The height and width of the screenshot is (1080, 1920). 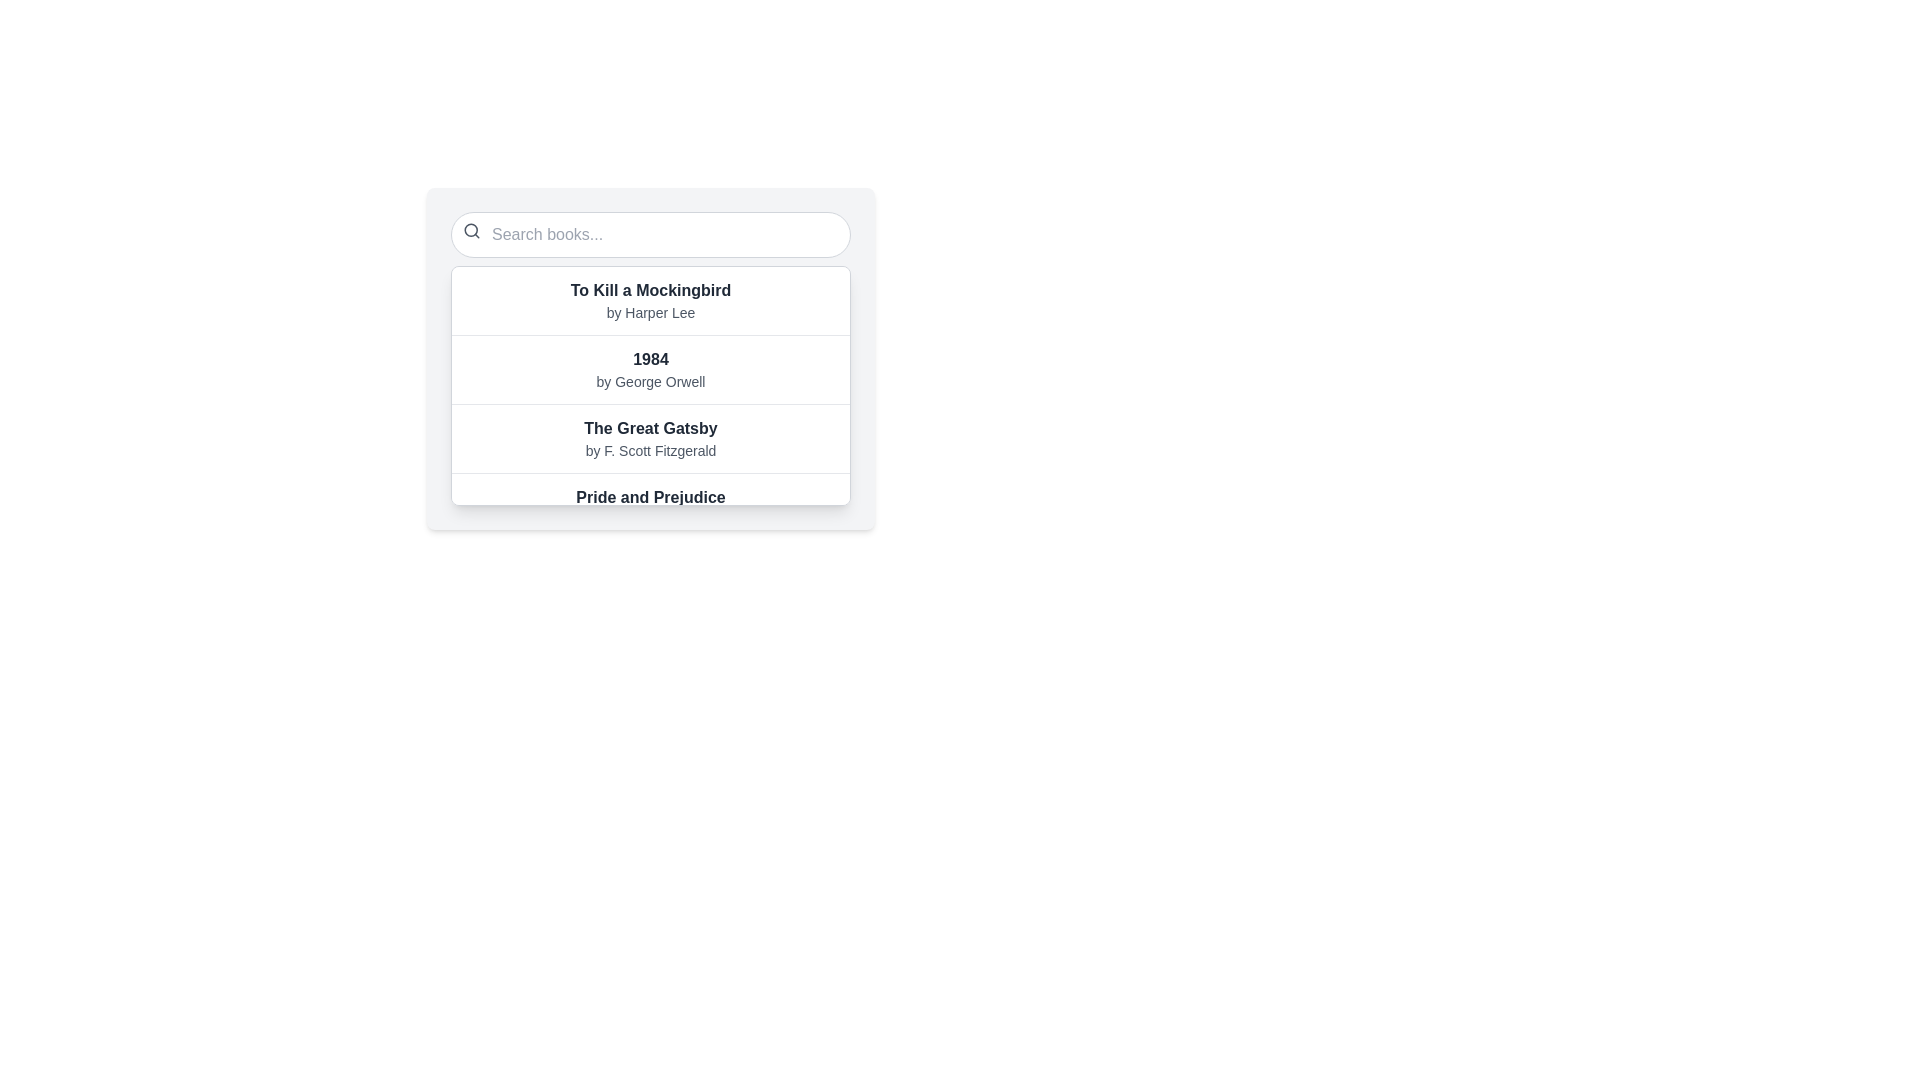 I want to click on the list item displaying 'The Great Gatsby' by F. Scott Fitzgerald, so click(x=651, y=437).